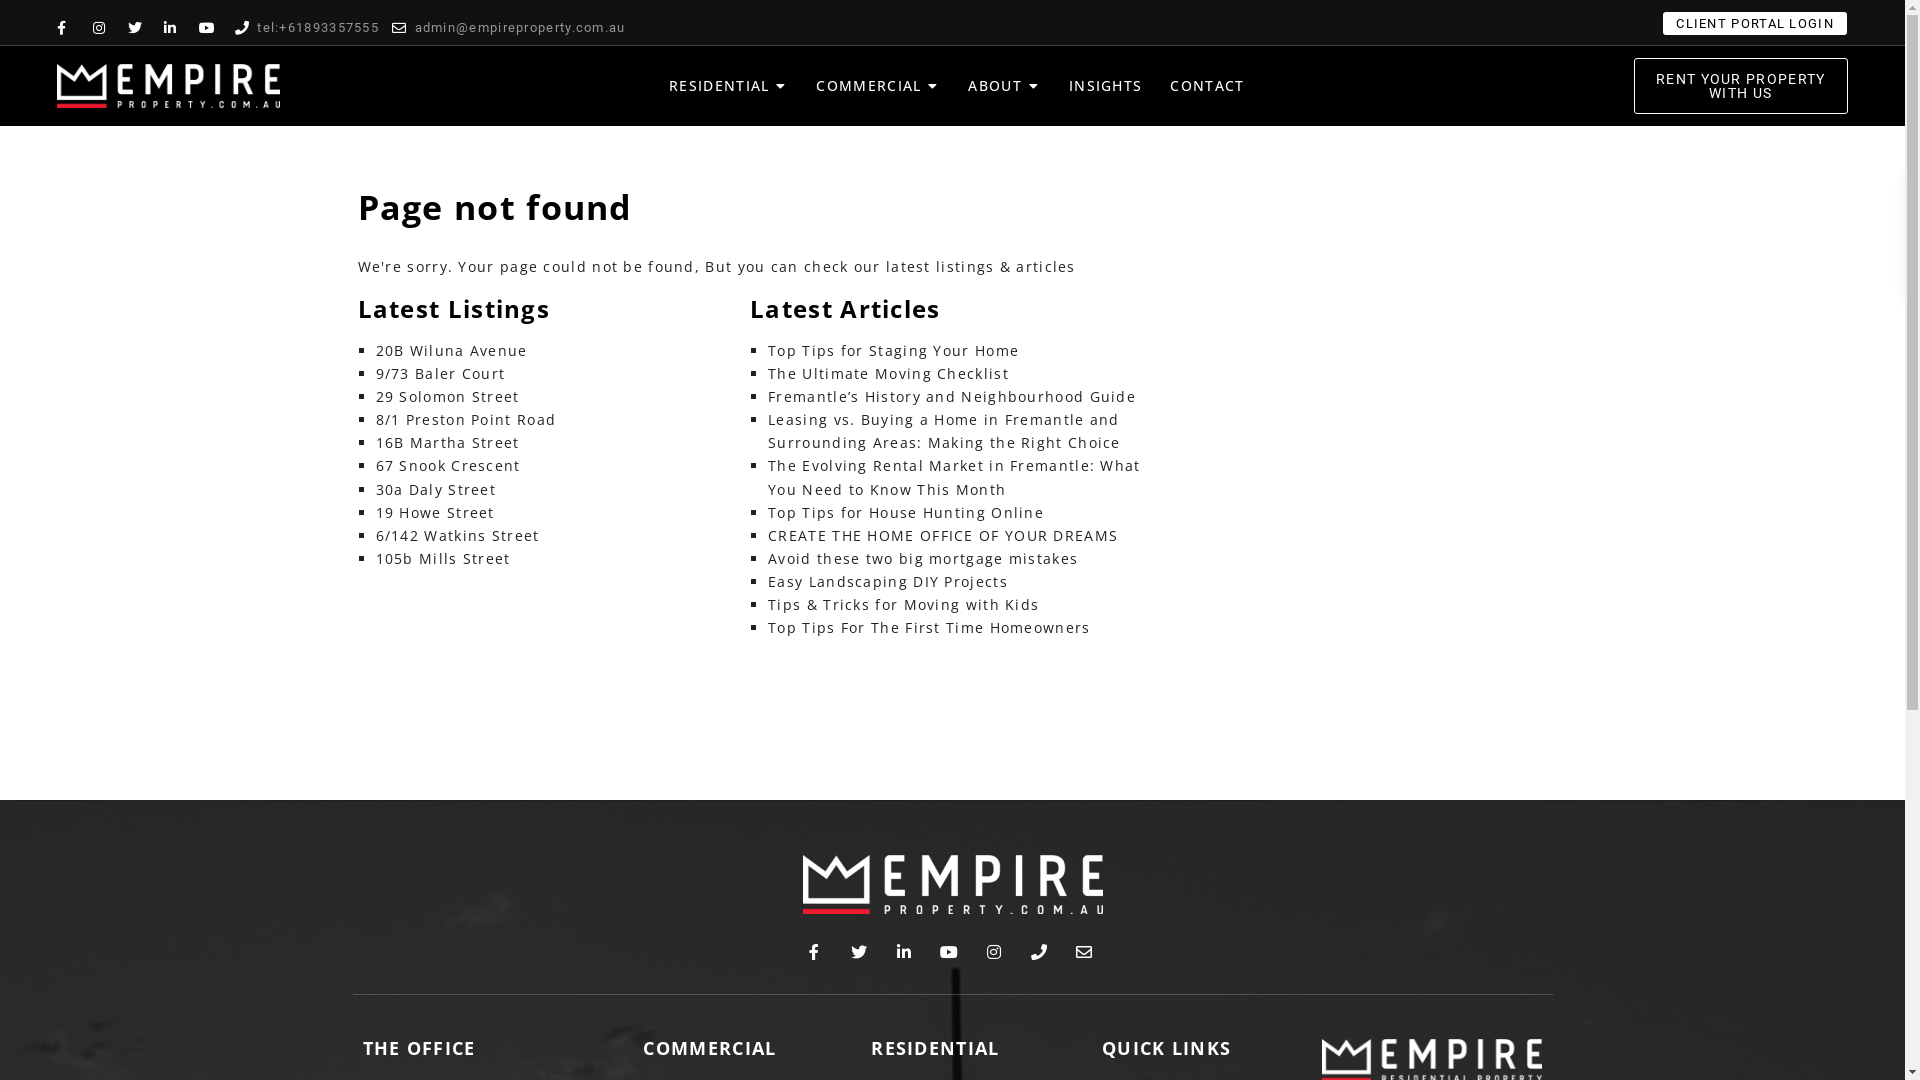  Describe the element at coordinates (1740, 84) in the screenshot. I see `'RENT YOUR PROPERTY WITH US'` at that location.